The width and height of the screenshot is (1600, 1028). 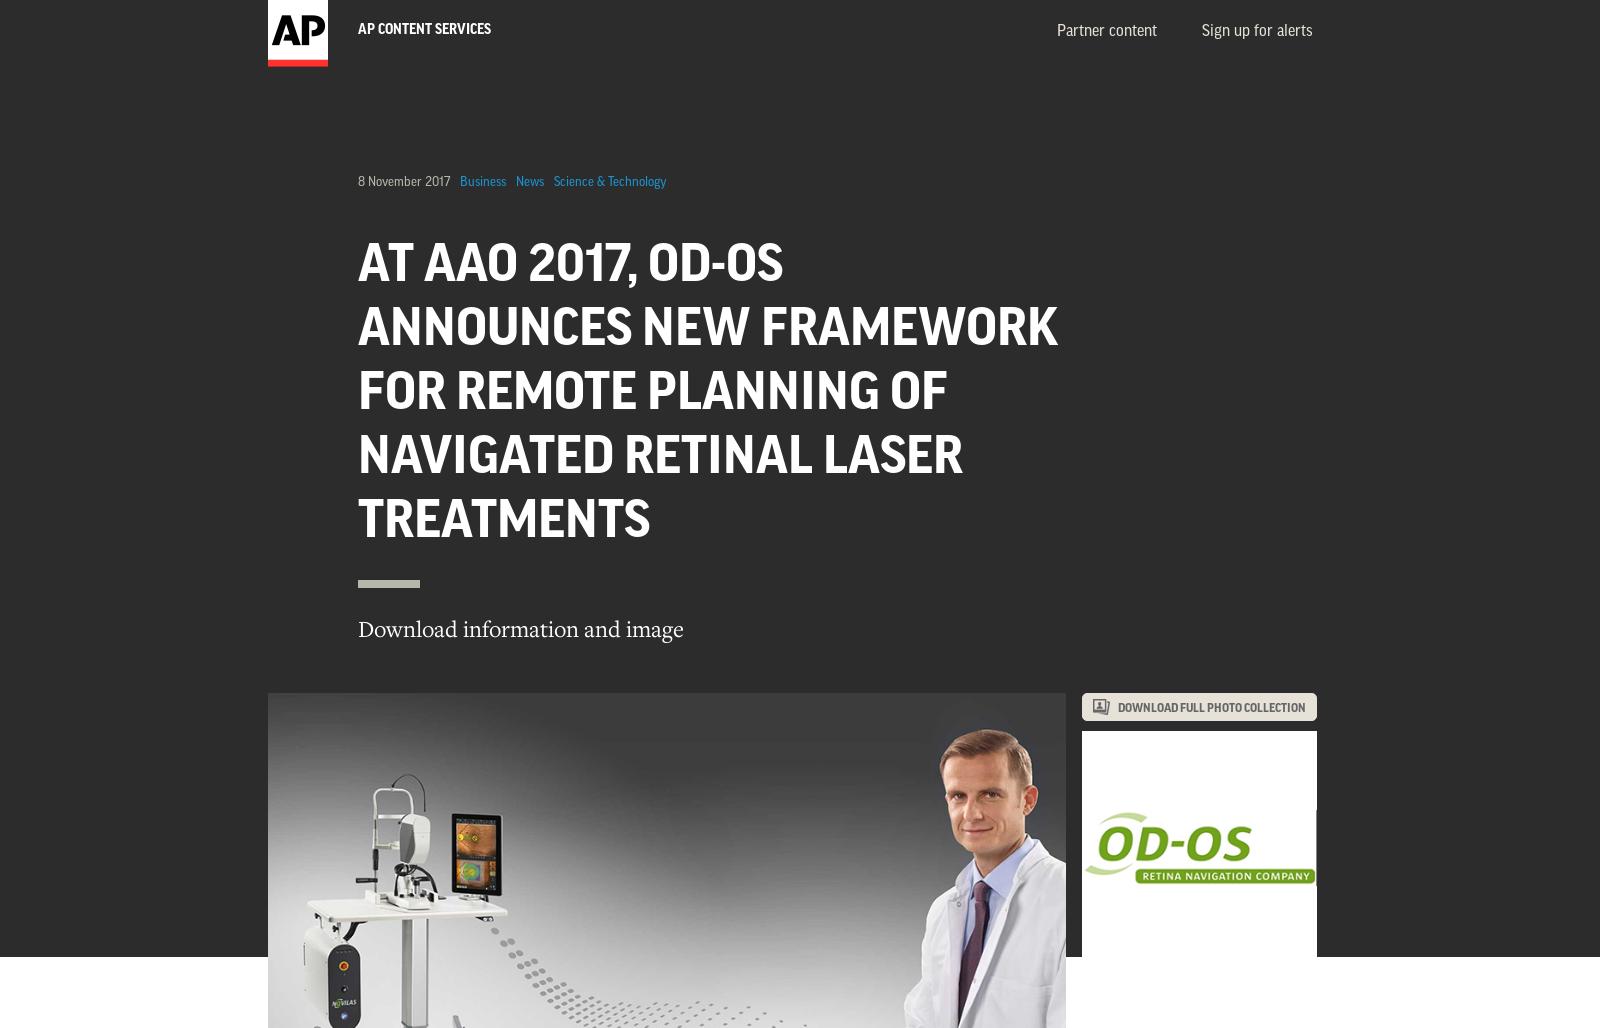 I want to click on 'AP CONTENT SERVICES', so click(x=356, y=30).